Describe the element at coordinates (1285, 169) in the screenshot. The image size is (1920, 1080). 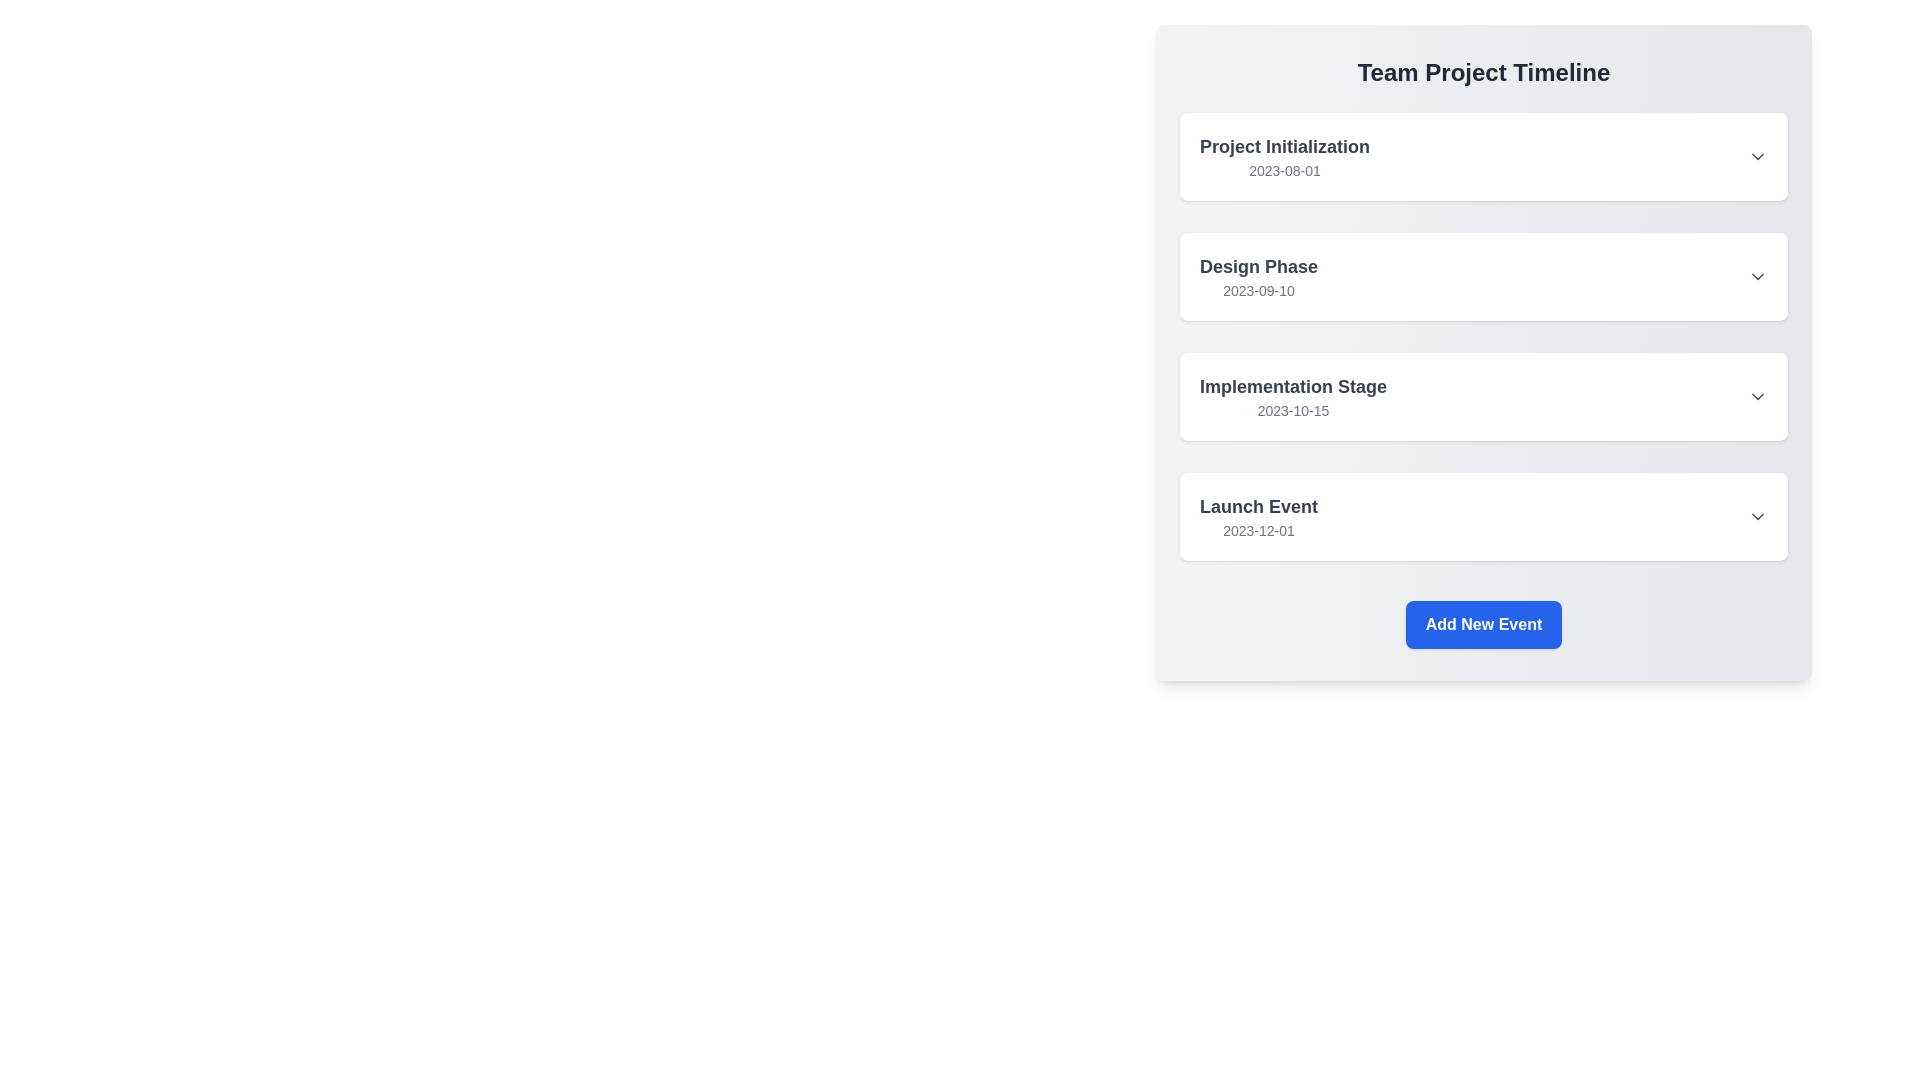
I see `the text label displaying the date '2023-08-01', which is styled in light gray and located directly below the bold 'Project Initialization' label in the timeline component` at that location.